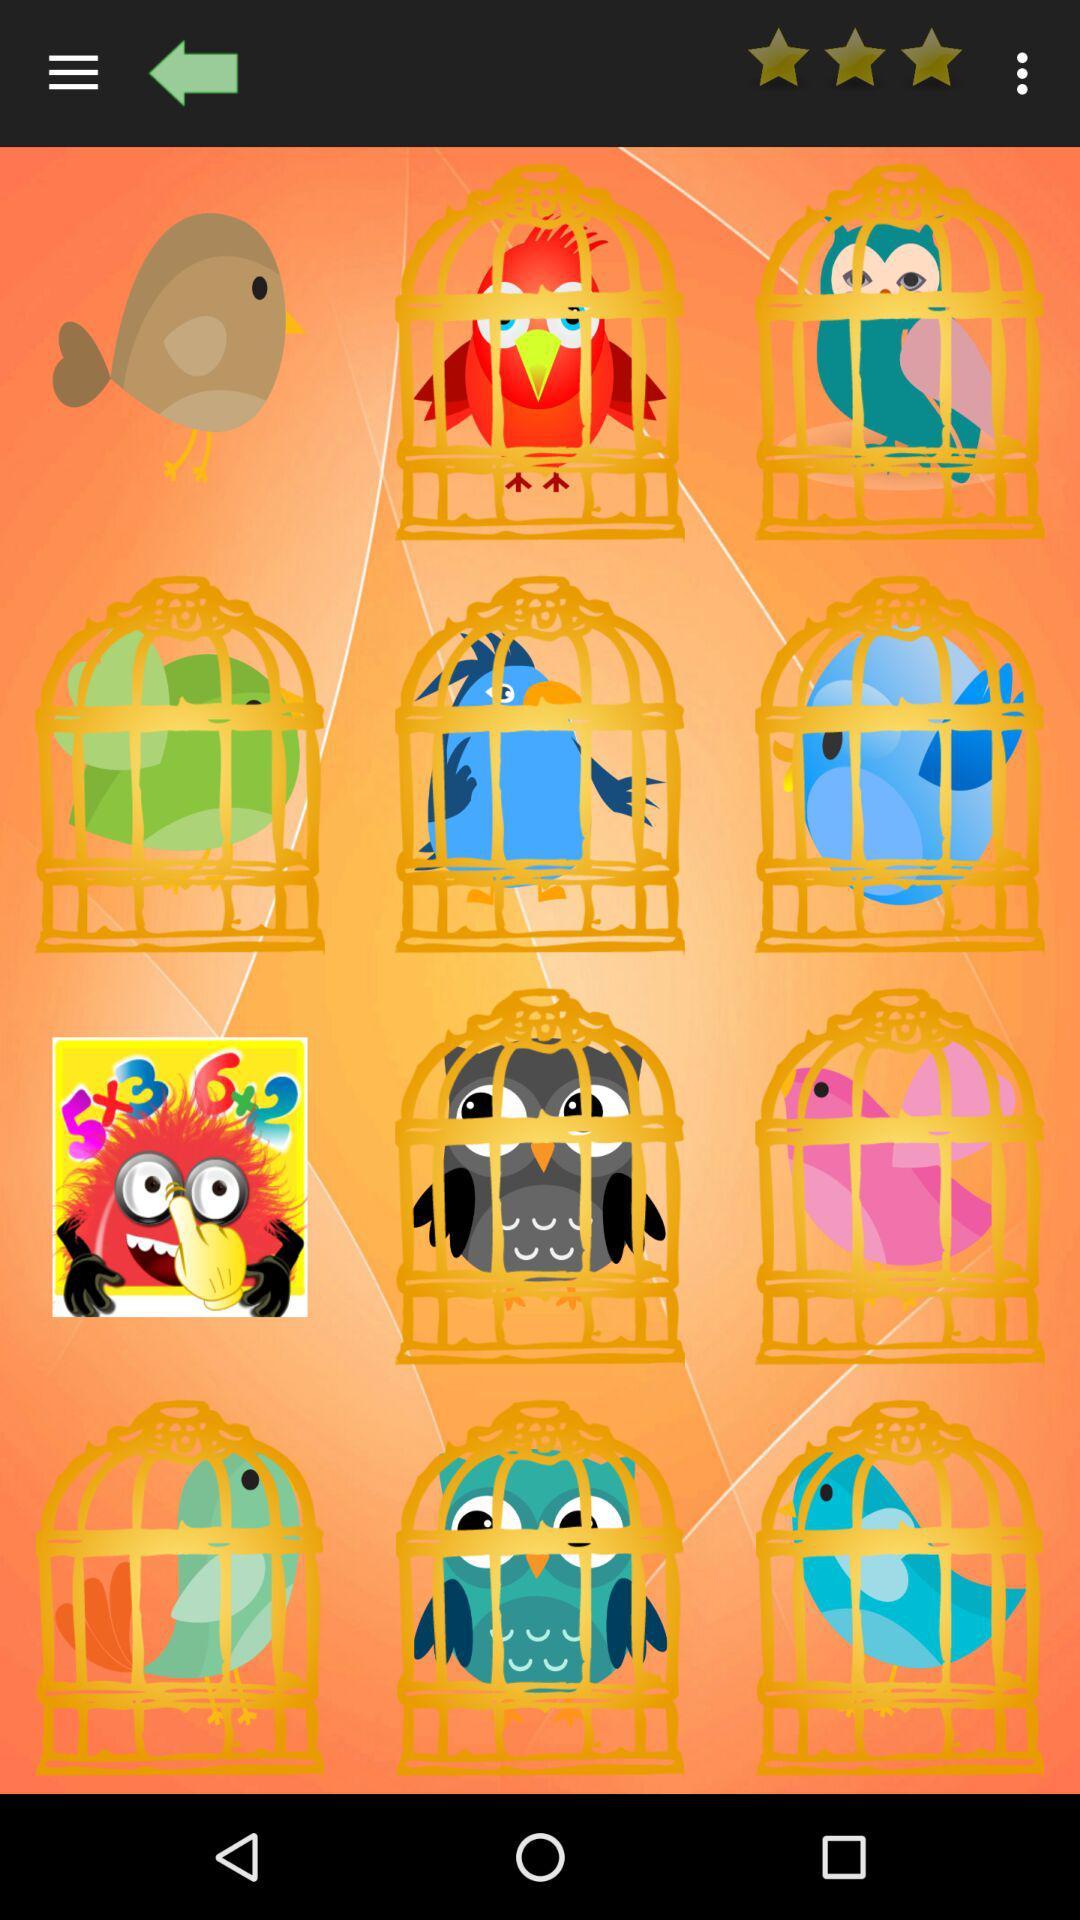 The height and width of the screenshot is (1920, 1080). Describe the element at coordinates (180, 763) in the screenshot. I see `chooses this particular emoji` at that location.